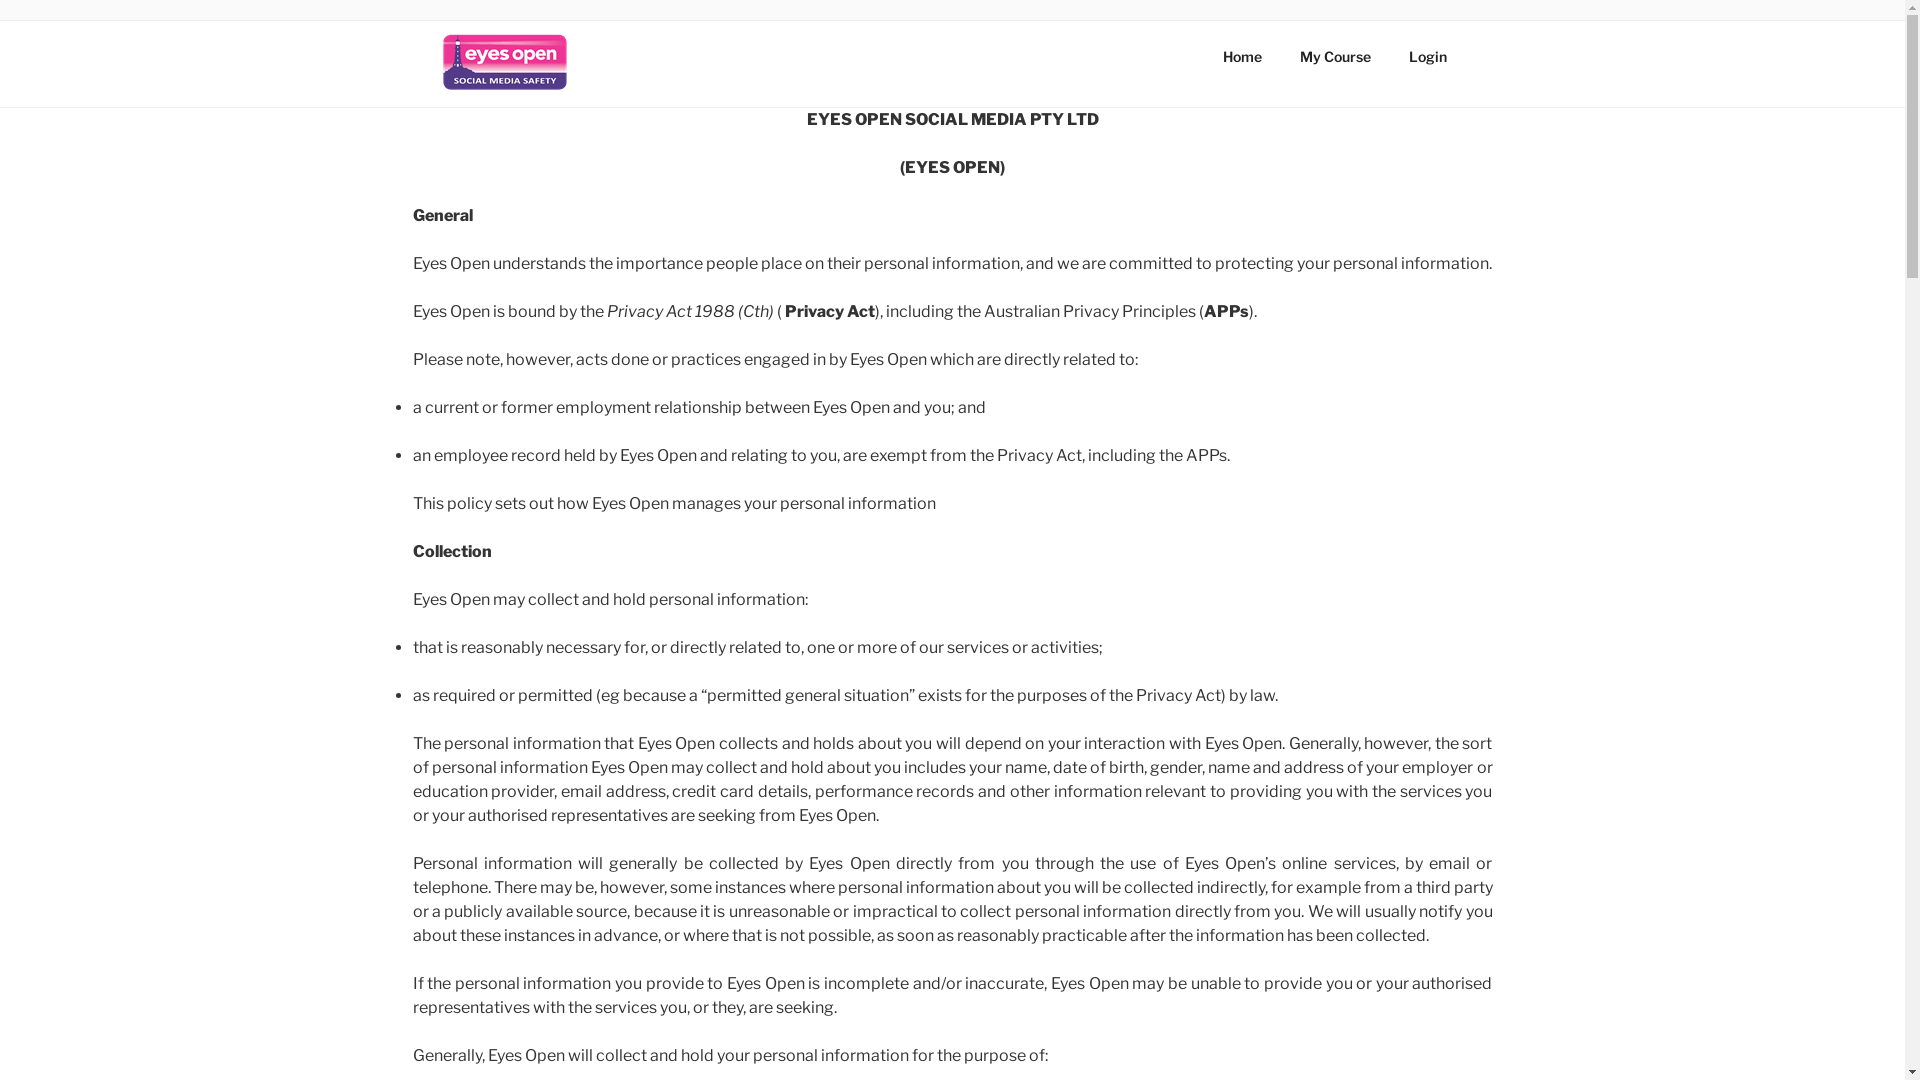 This screenshot has width=1920, height=1080. I want to click on 'Home', so click(1242, 55).